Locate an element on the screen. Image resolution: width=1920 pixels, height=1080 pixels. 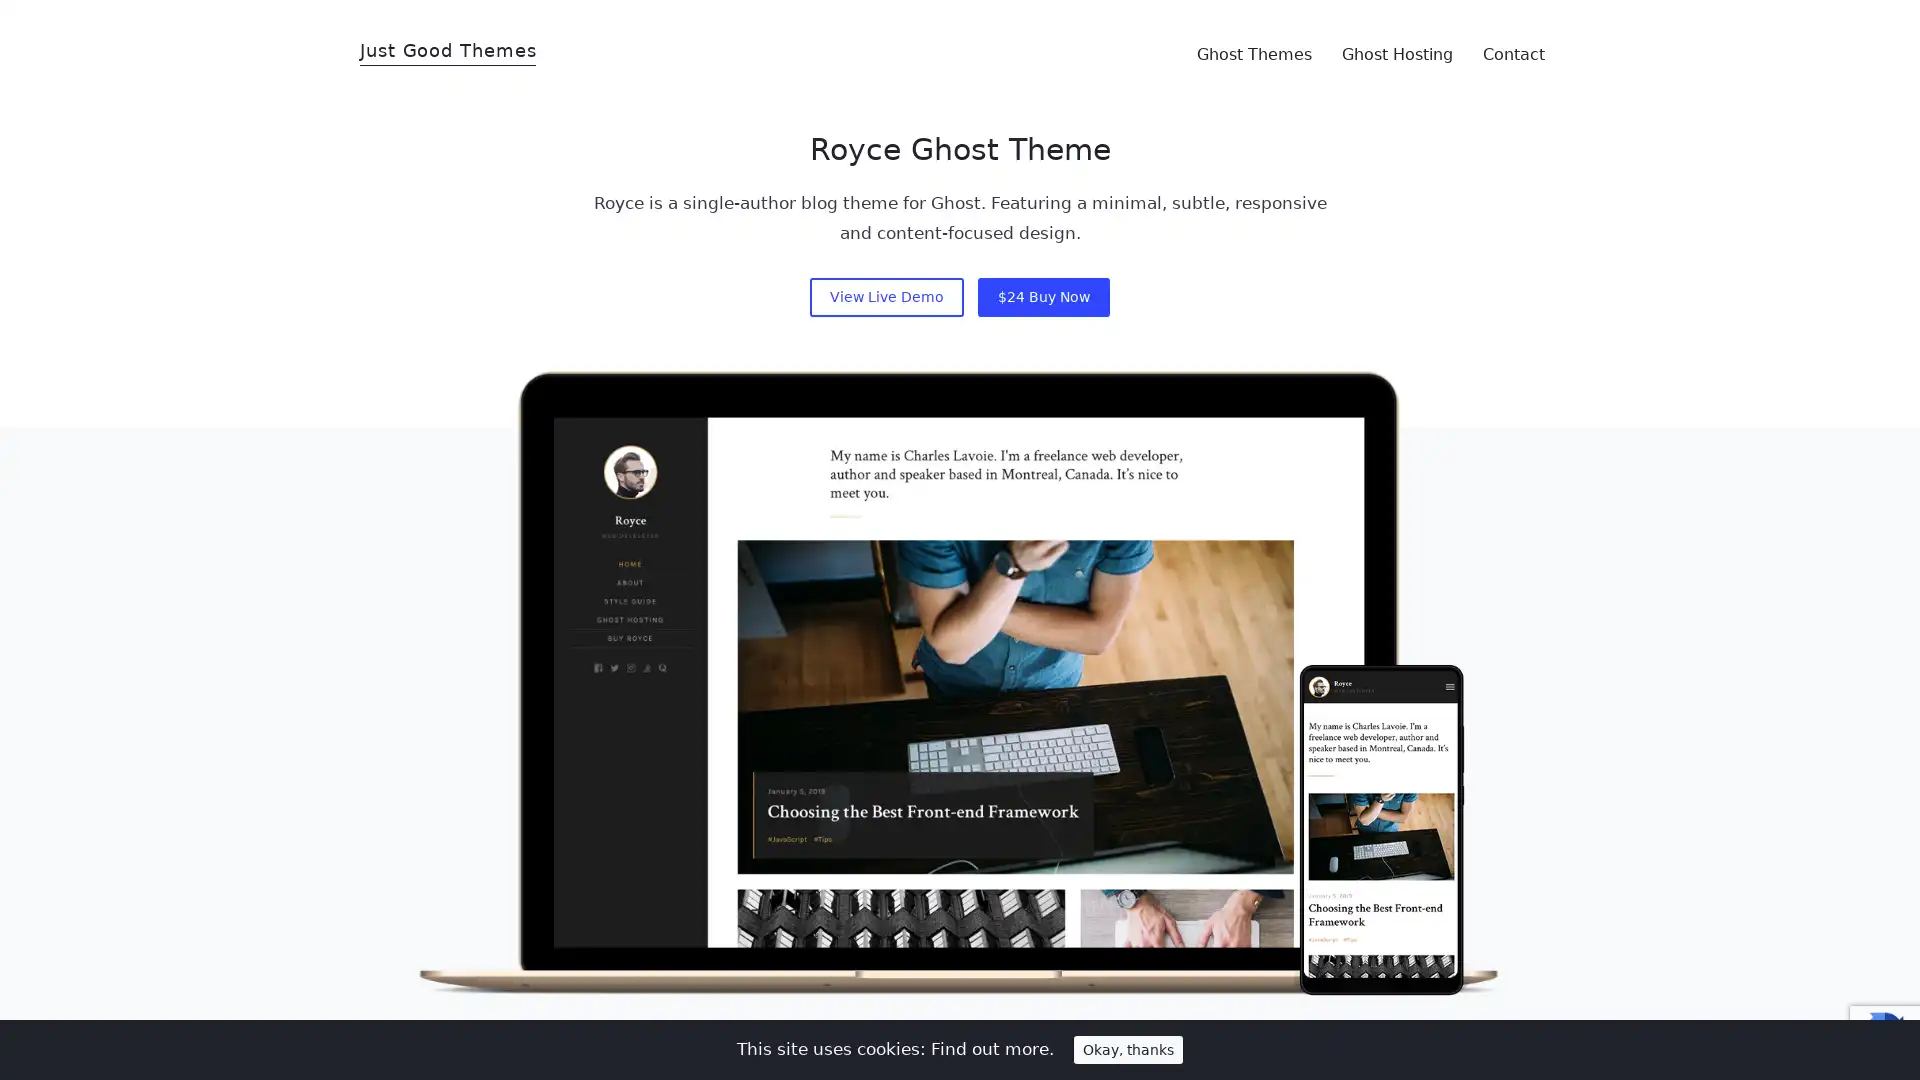
Okay, thanks is located at coordinates (1128, 1048).